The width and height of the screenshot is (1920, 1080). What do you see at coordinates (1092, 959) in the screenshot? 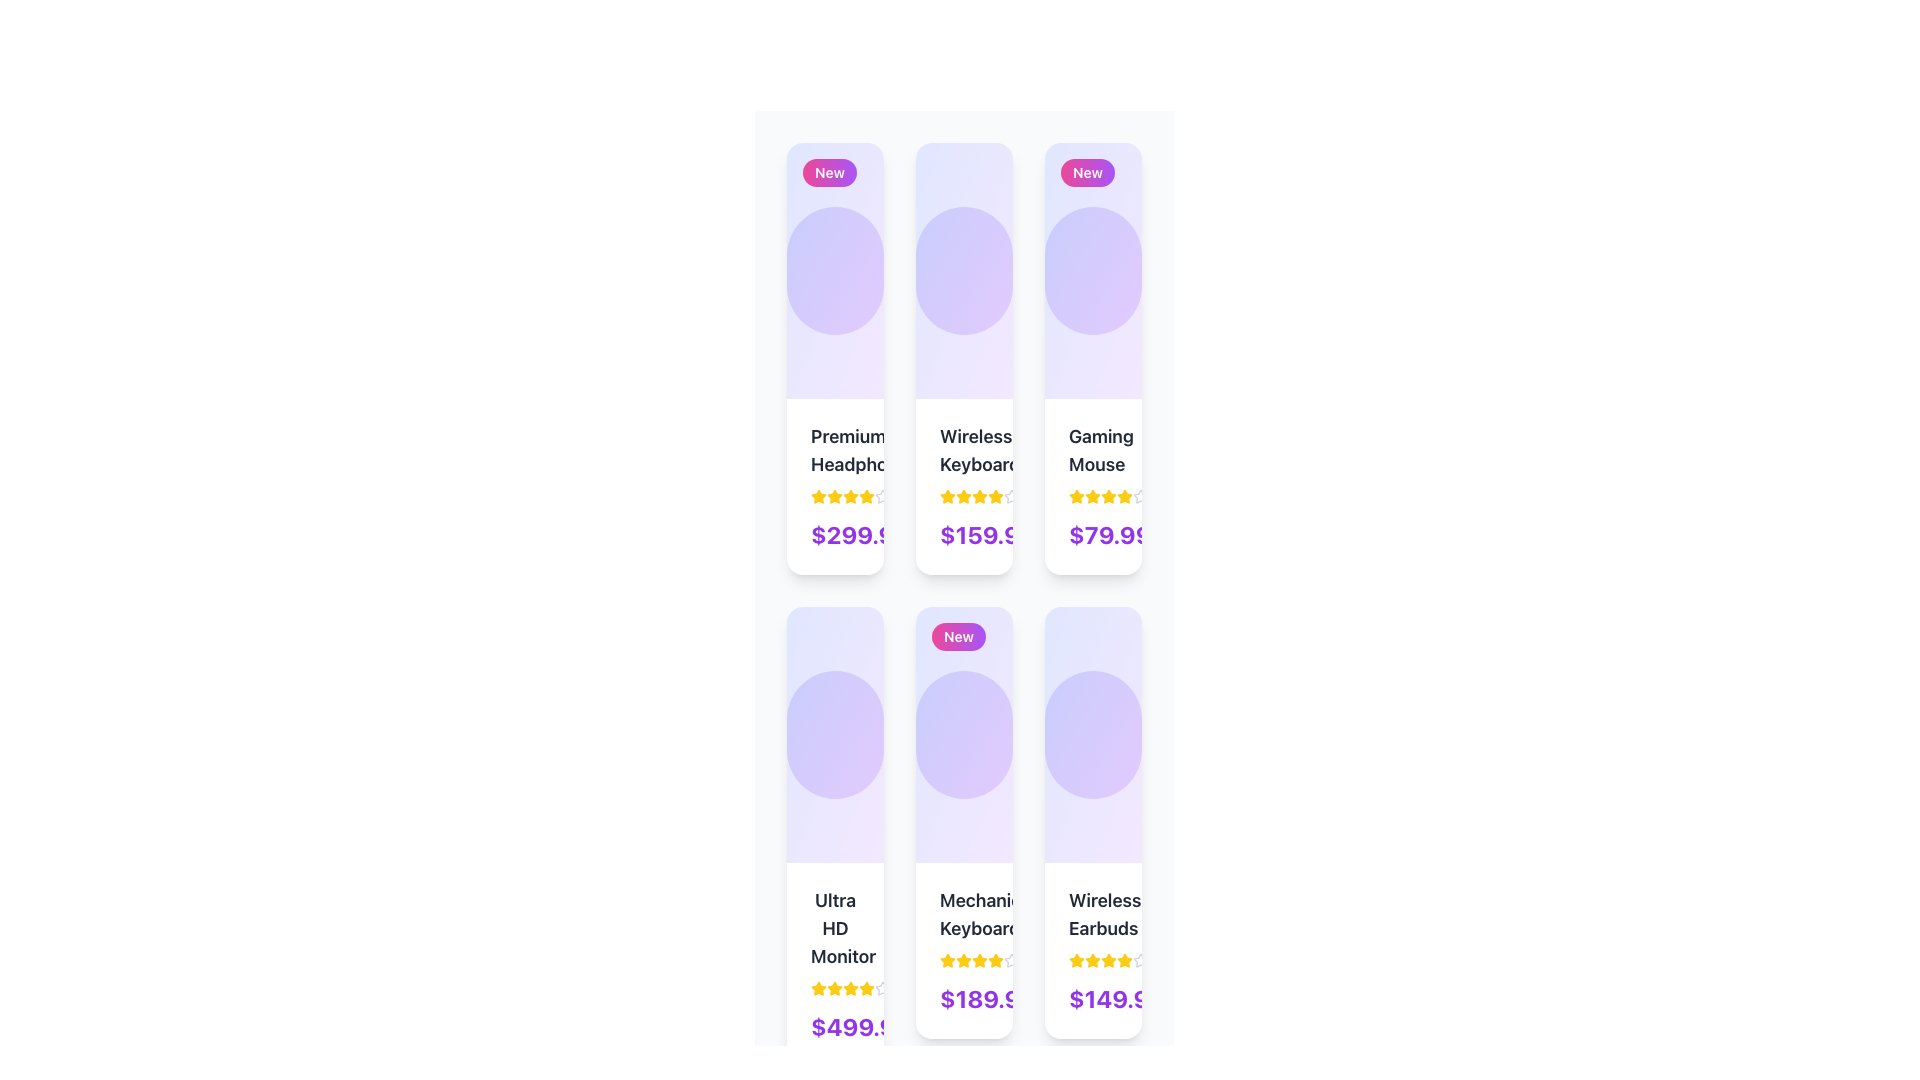
I see `the third rating star icon in the product card labeled 'Wireless Earbuds', which is positioned below the product title and above the price information` at bounding box center [1092, 959].